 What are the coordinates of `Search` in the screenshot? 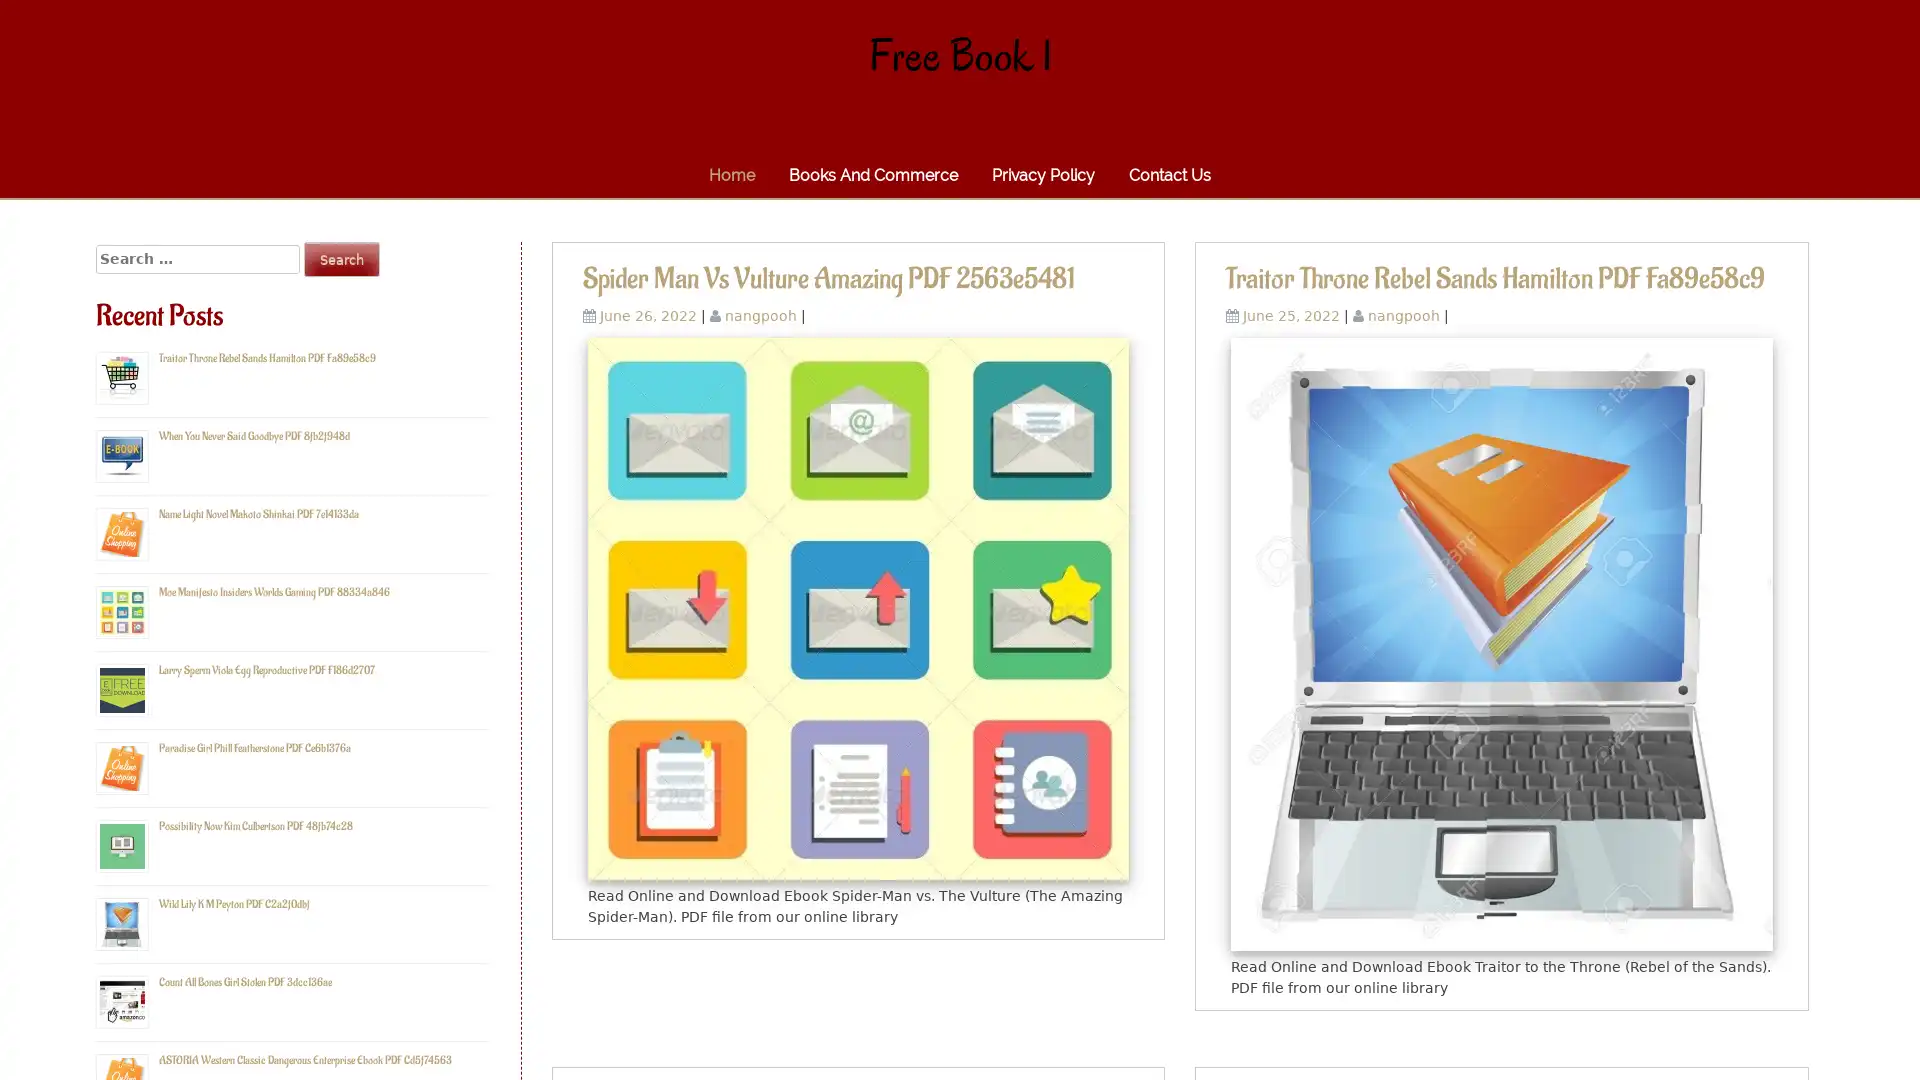 It's located at (341, 258).